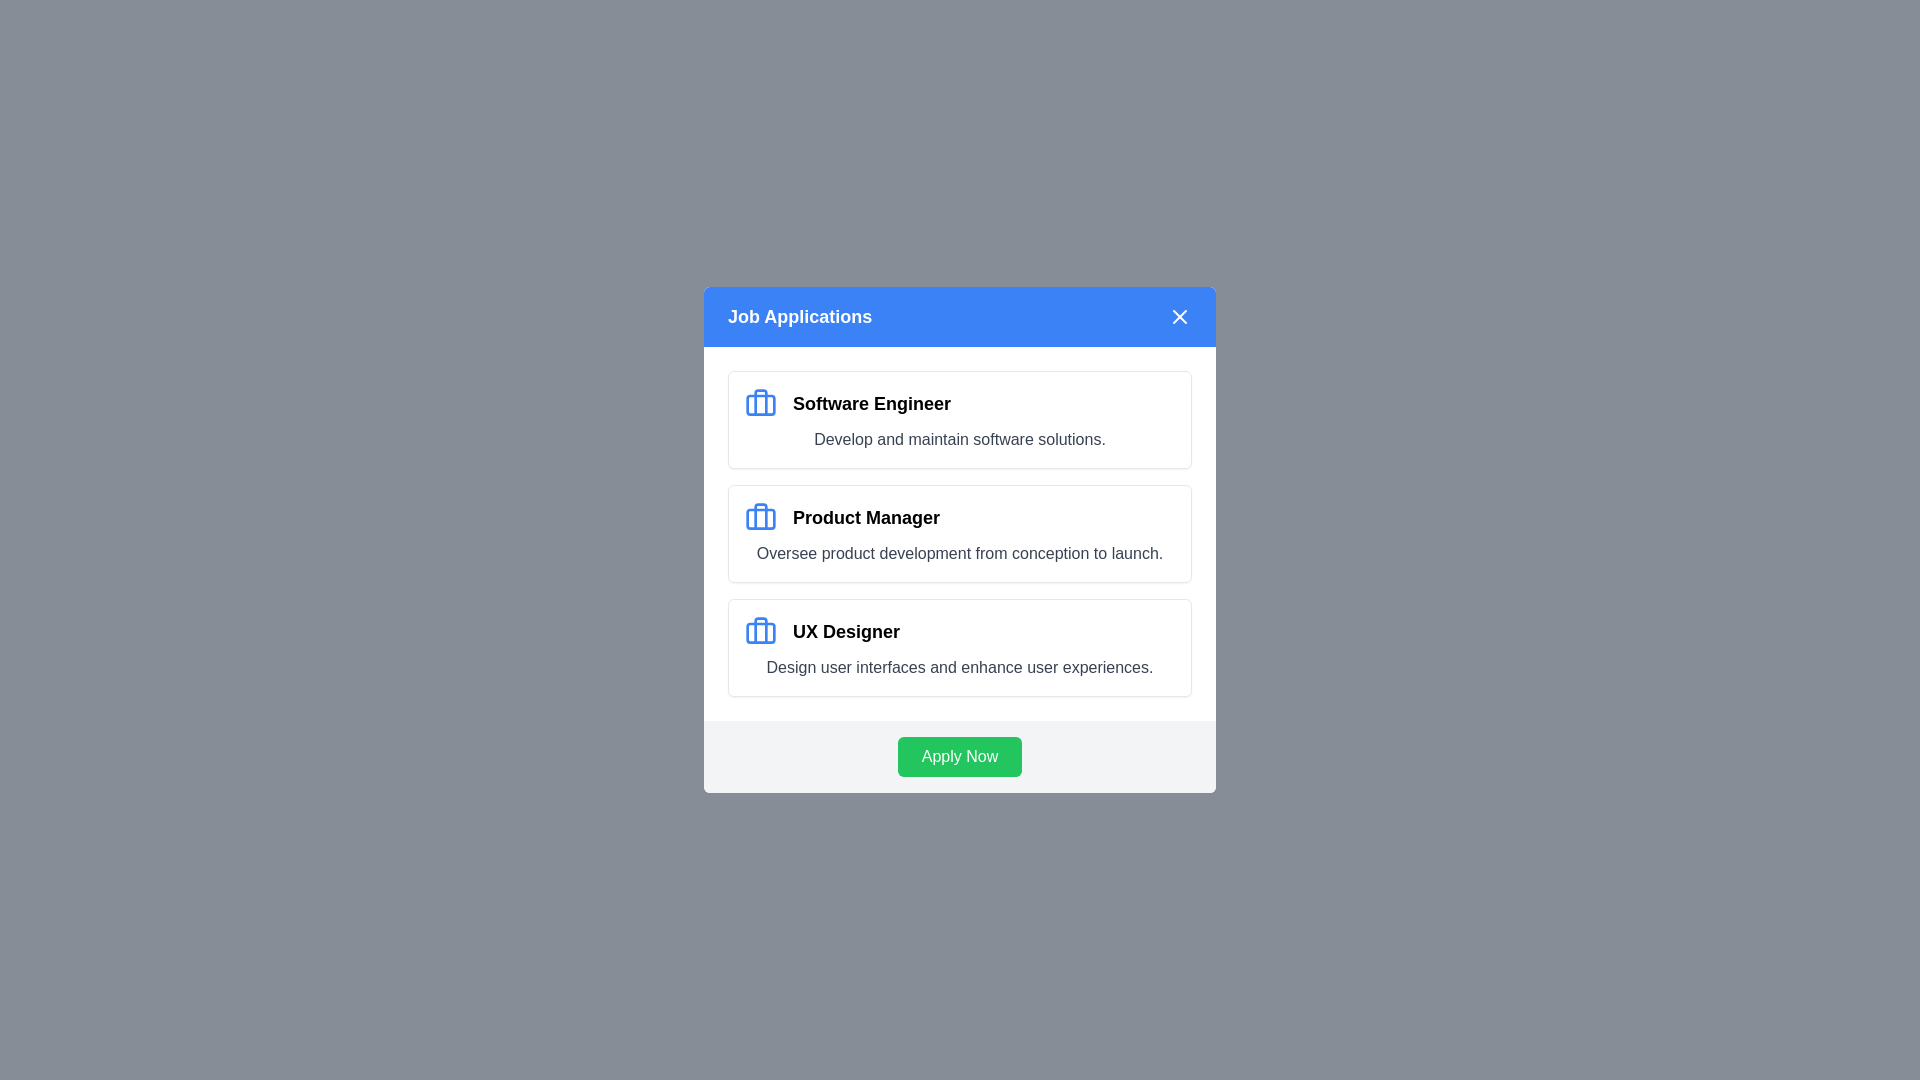 The height and width of the screenshot is (1080, 1920). What do you see at coordinates (1180, 315) in the screenshot?
I see `the close icon located in the upper-right corner of the blue header bar of the 'Job Applications' modal to potentially receive visual feedback` at bounding box center [1180, 315].